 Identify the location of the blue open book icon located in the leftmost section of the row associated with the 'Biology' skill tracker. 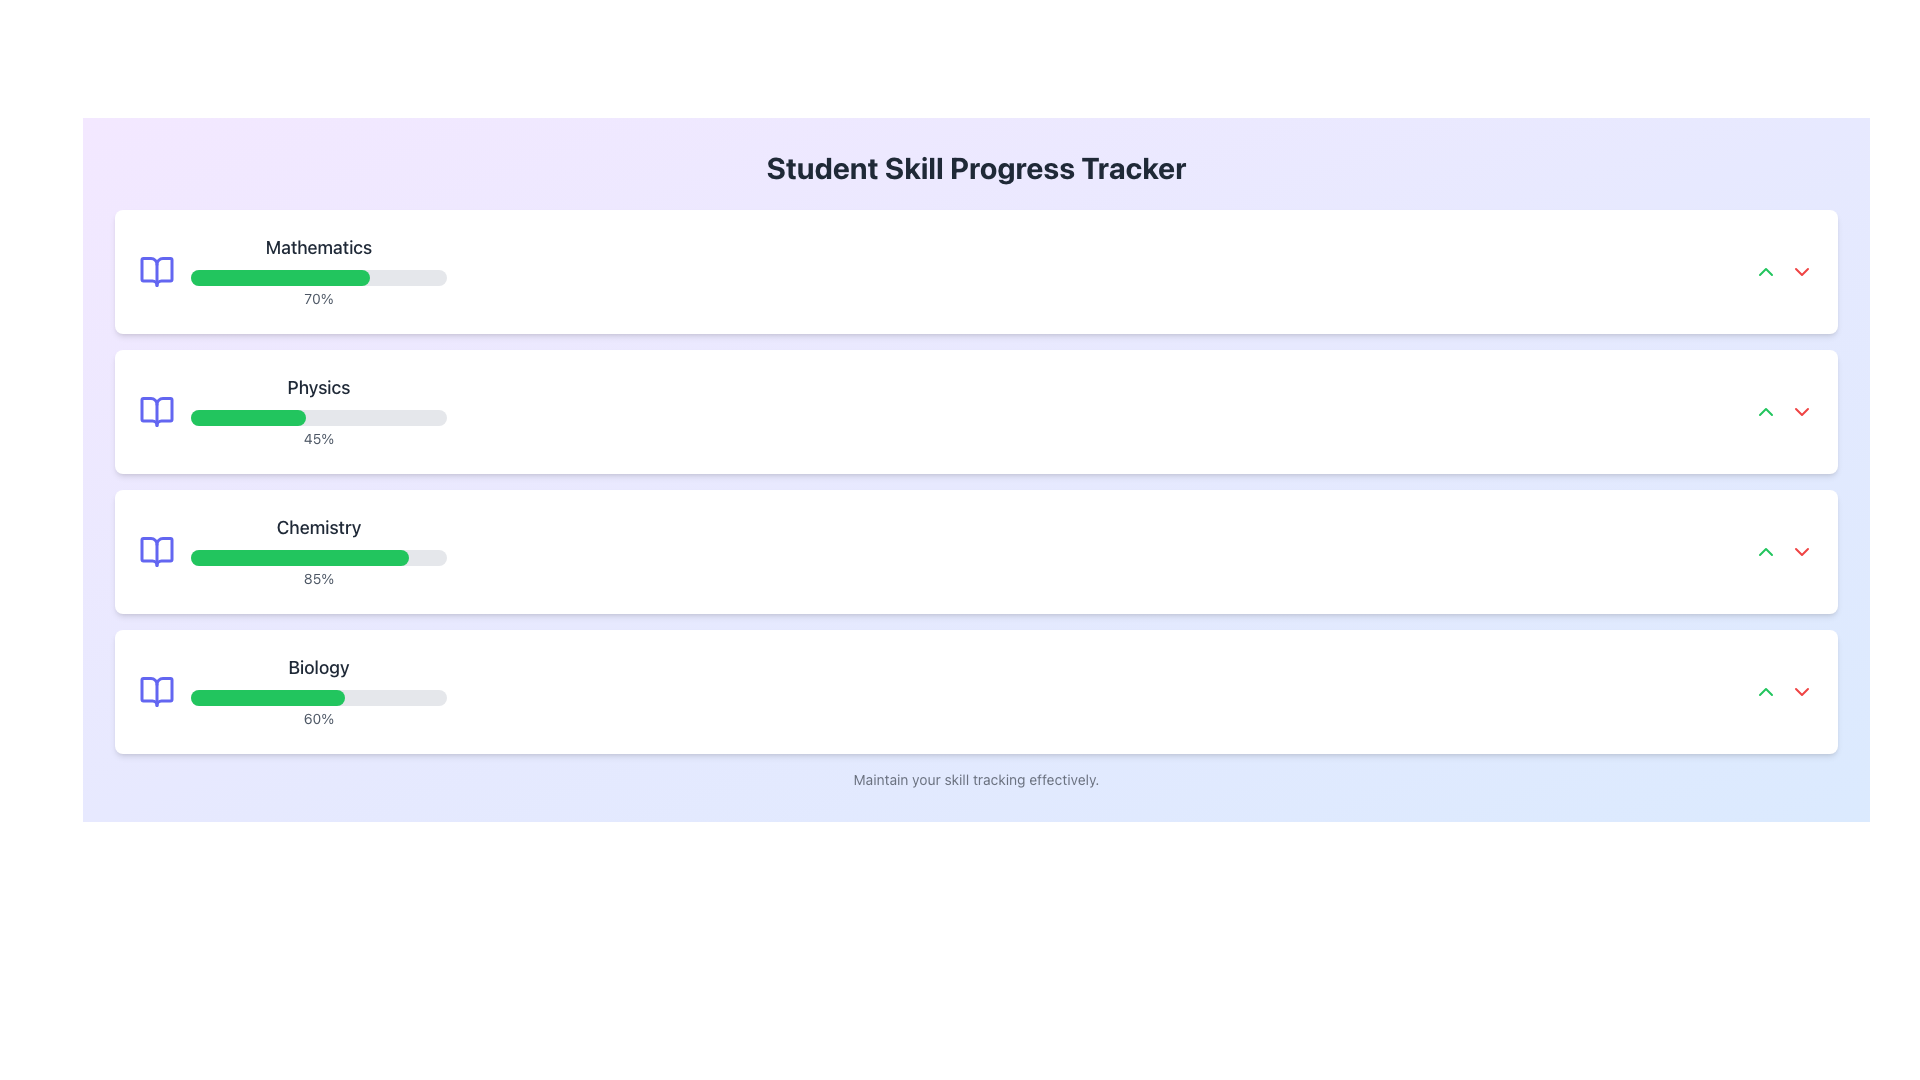
(156, 690).